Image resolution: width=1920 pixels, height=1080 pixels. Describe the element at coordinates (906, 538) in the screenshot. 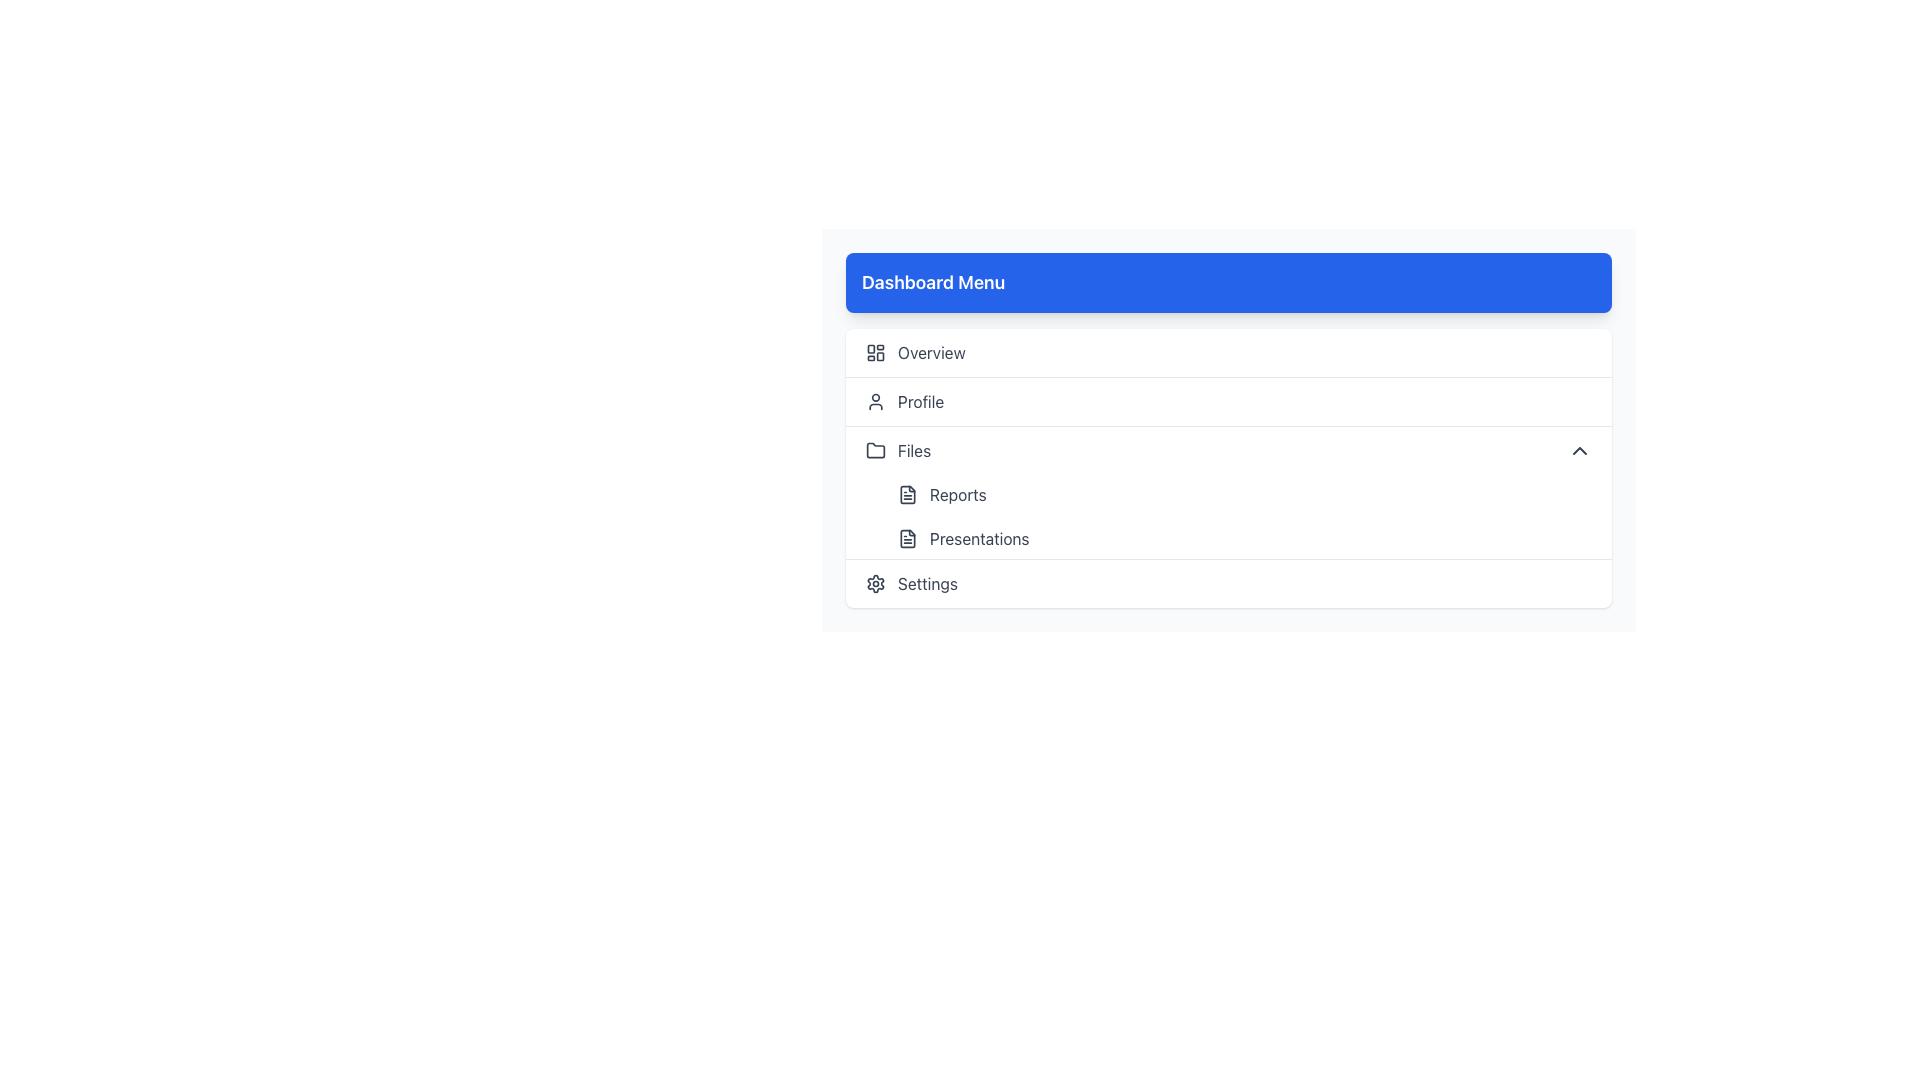

I see `the document icon located to the left of the 'Presentations' label in the sidebar menu` at that location.